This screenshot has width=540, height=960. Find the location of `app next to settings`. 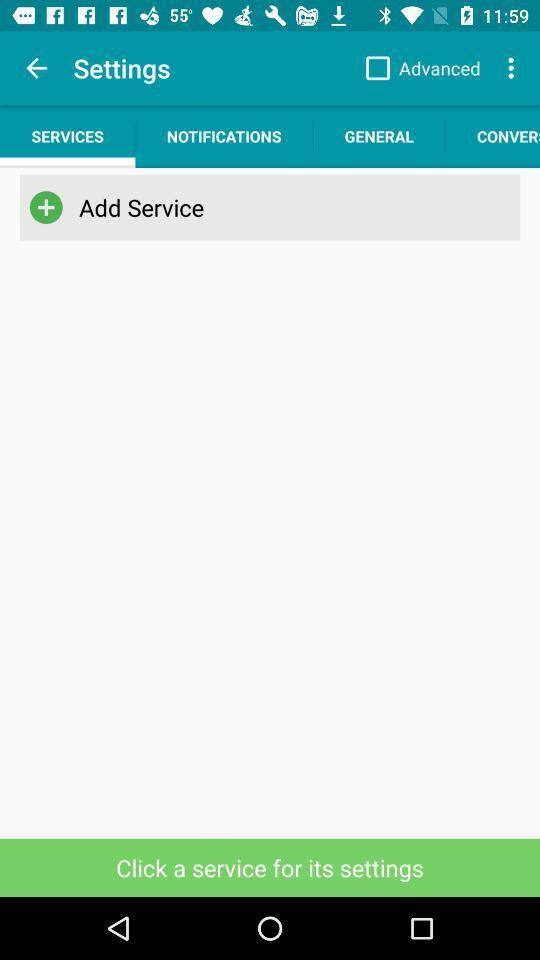

app next to settings is located at coordinates (417, 68).